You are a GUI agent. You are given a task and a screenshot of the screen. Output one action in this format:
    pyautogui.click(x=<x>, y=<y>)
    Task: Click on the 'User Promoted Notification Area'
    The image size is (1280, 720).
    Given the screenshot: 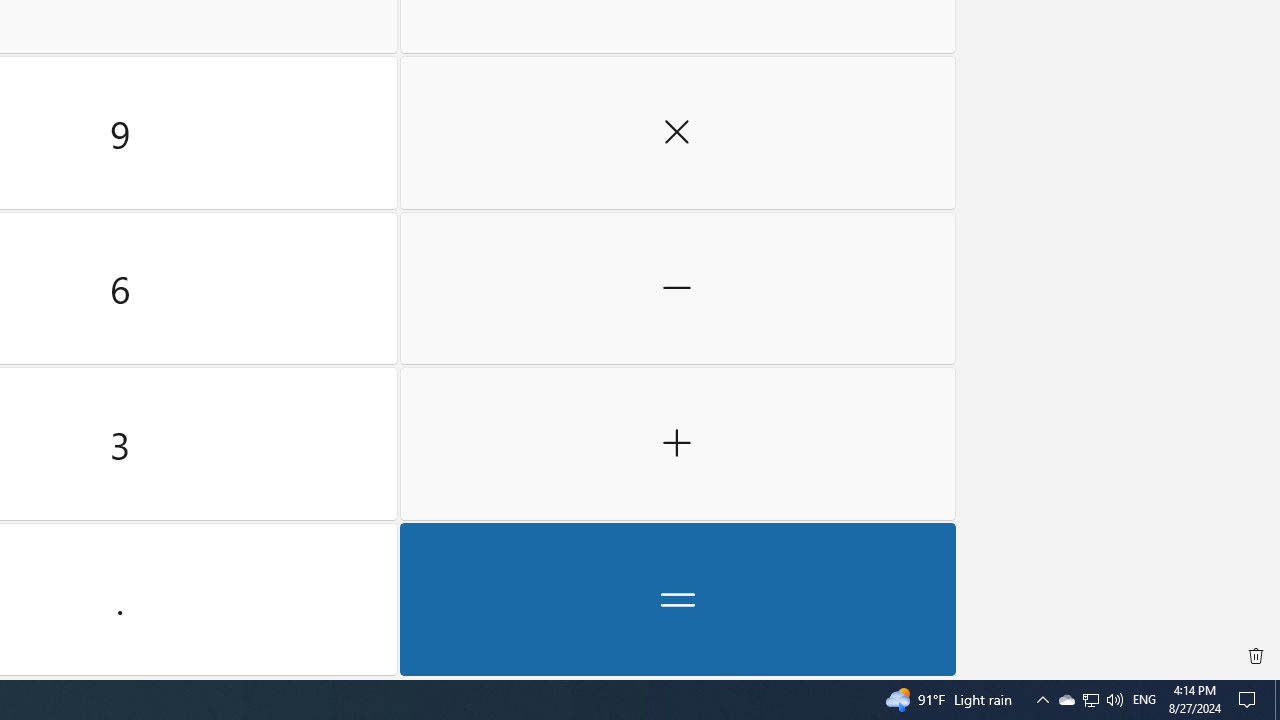 What is the action you would take?
    pyautogui.click(x=1089, y=698)
    